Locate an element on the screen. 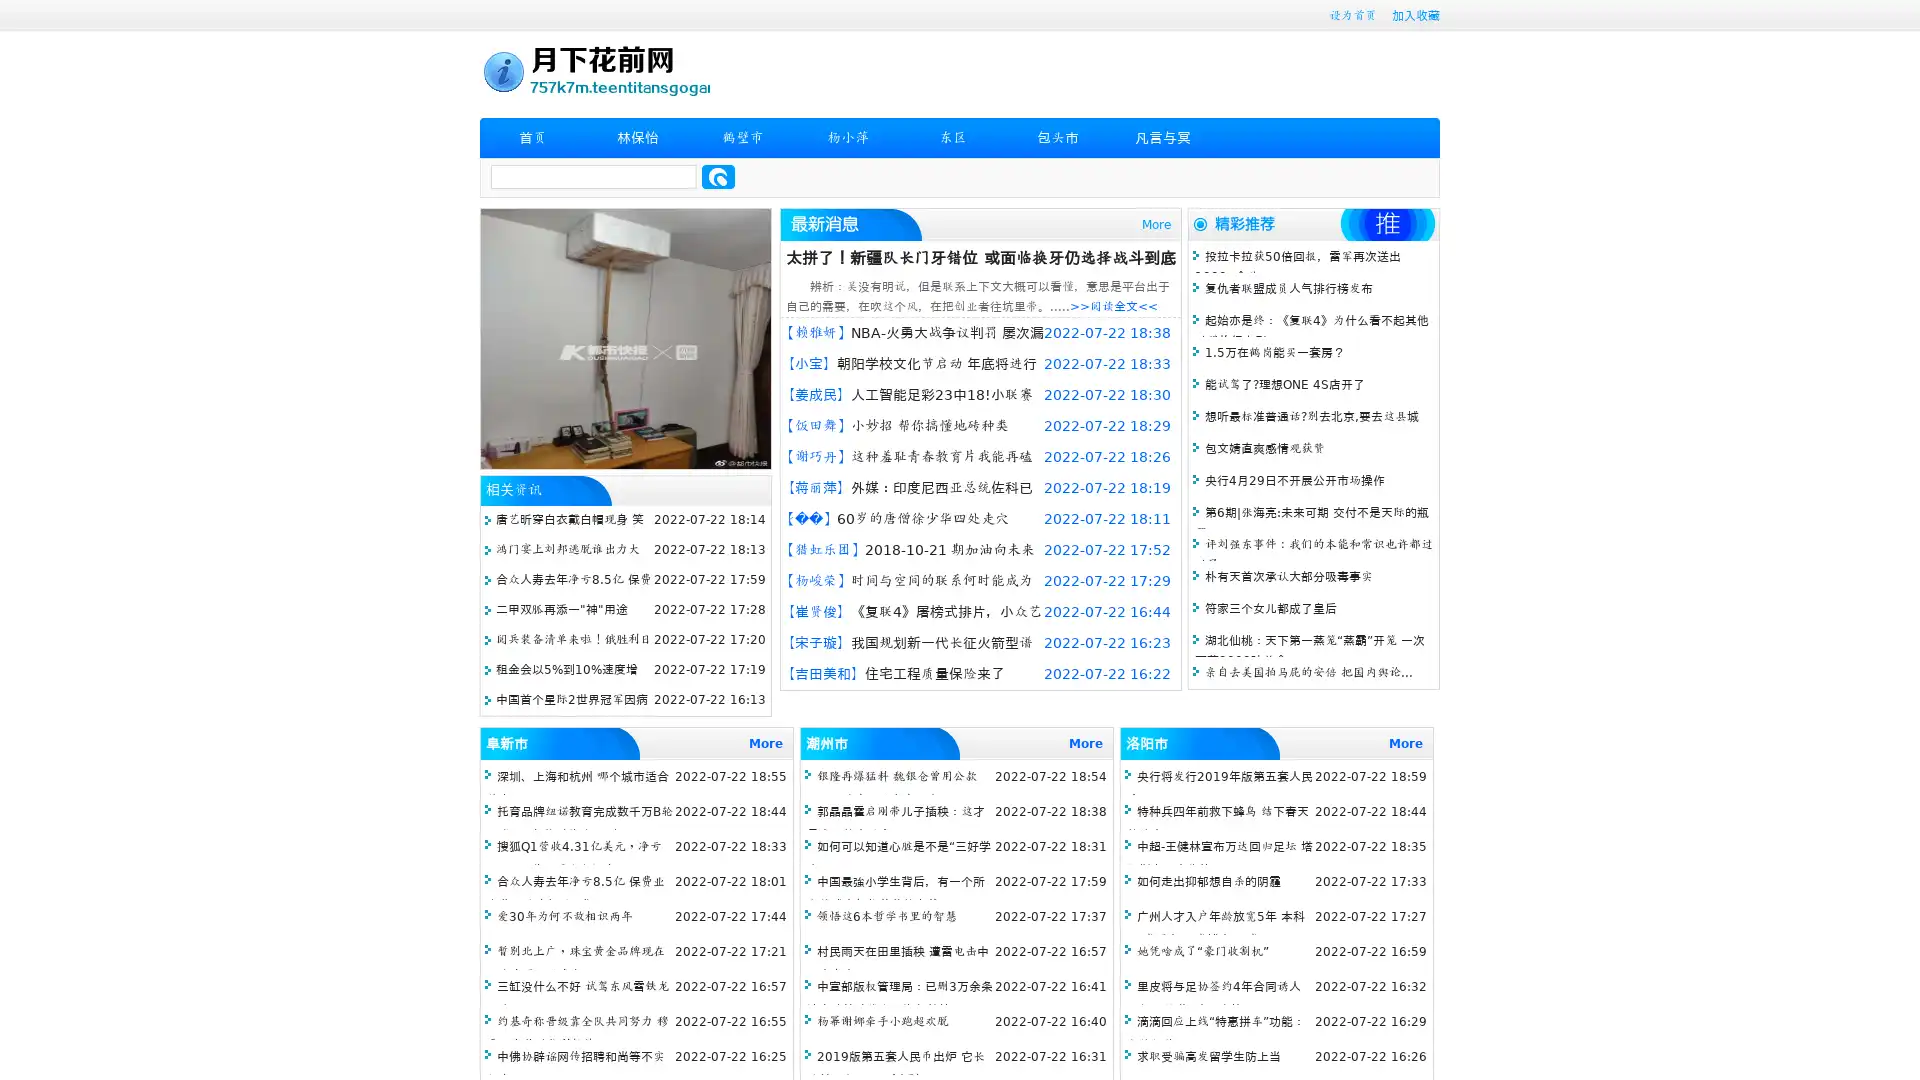 The width and height of the screenshot is (1920, 1080). Search is located at coordinates (718, 176).